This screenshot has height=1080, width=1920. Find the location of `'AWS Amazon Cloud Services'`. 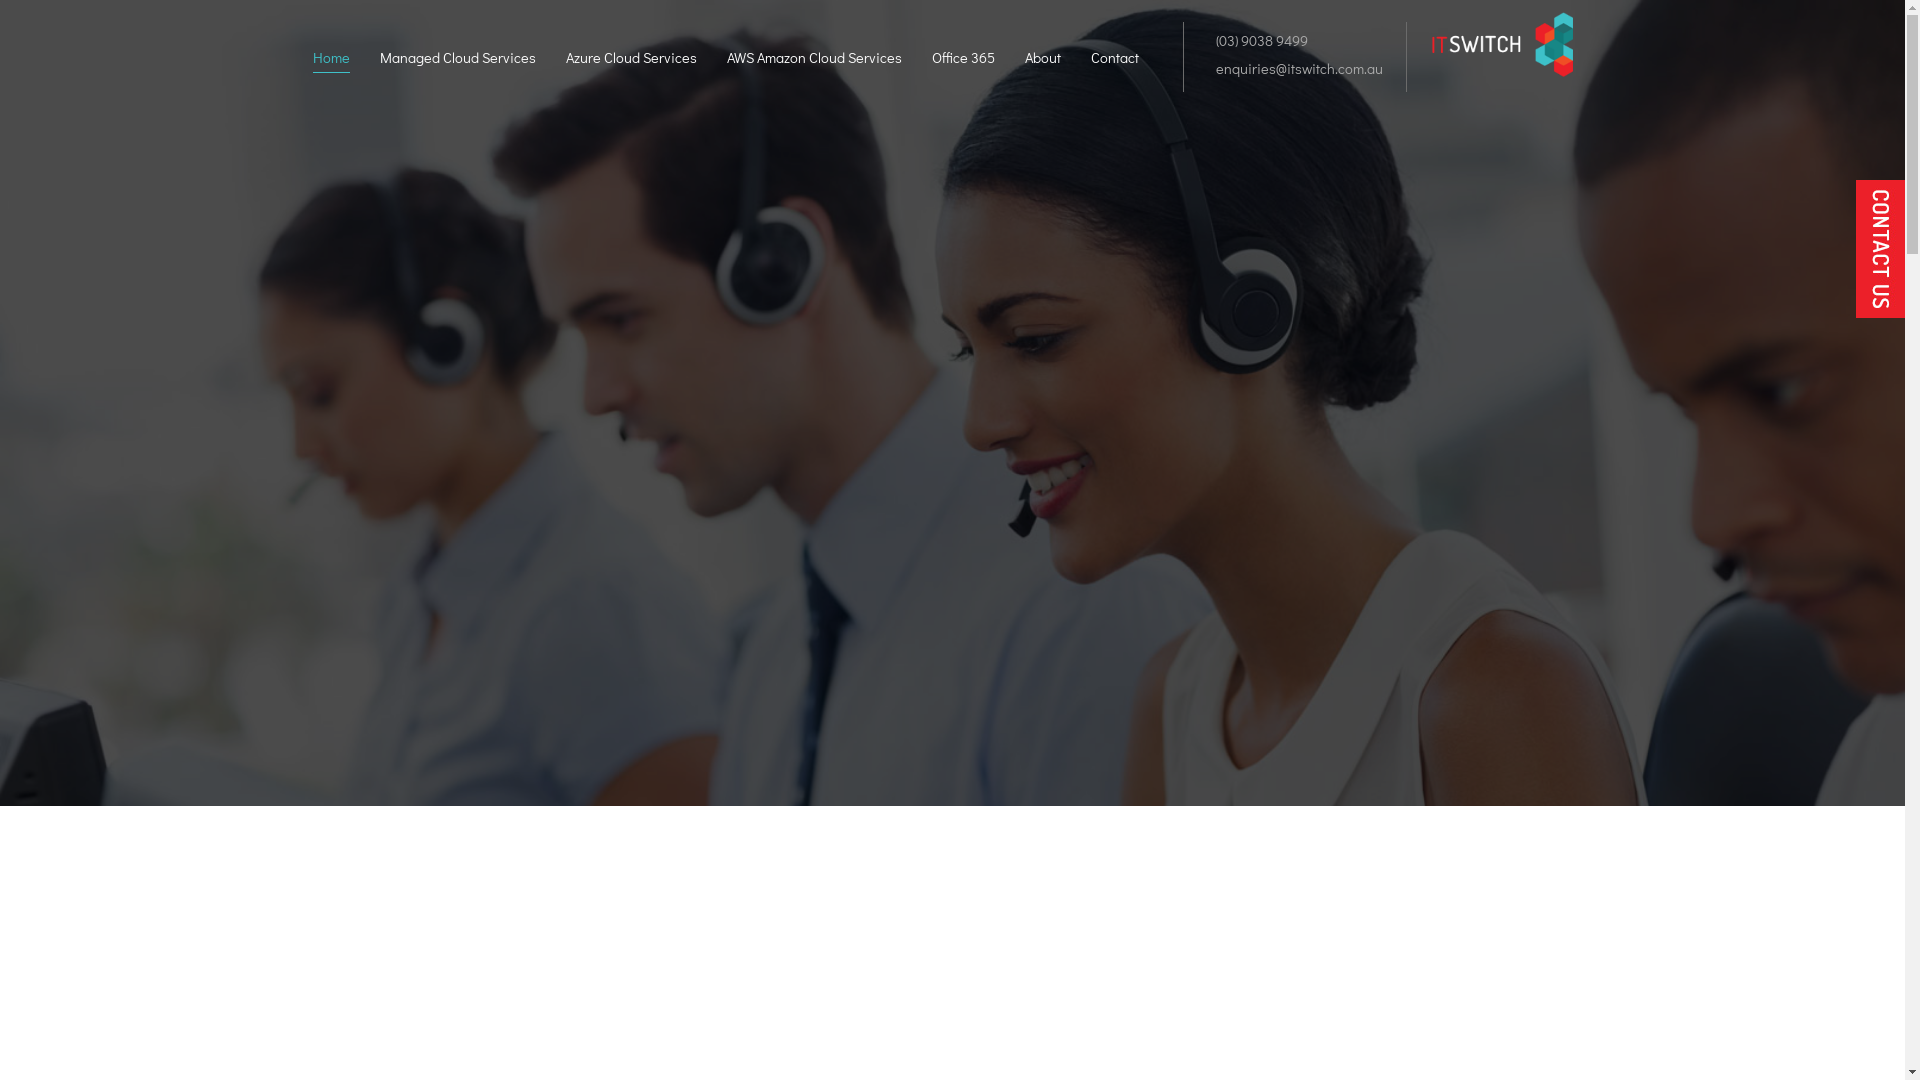

'AWS Amazon Cloud Services' is located at coordinates (813, 59).